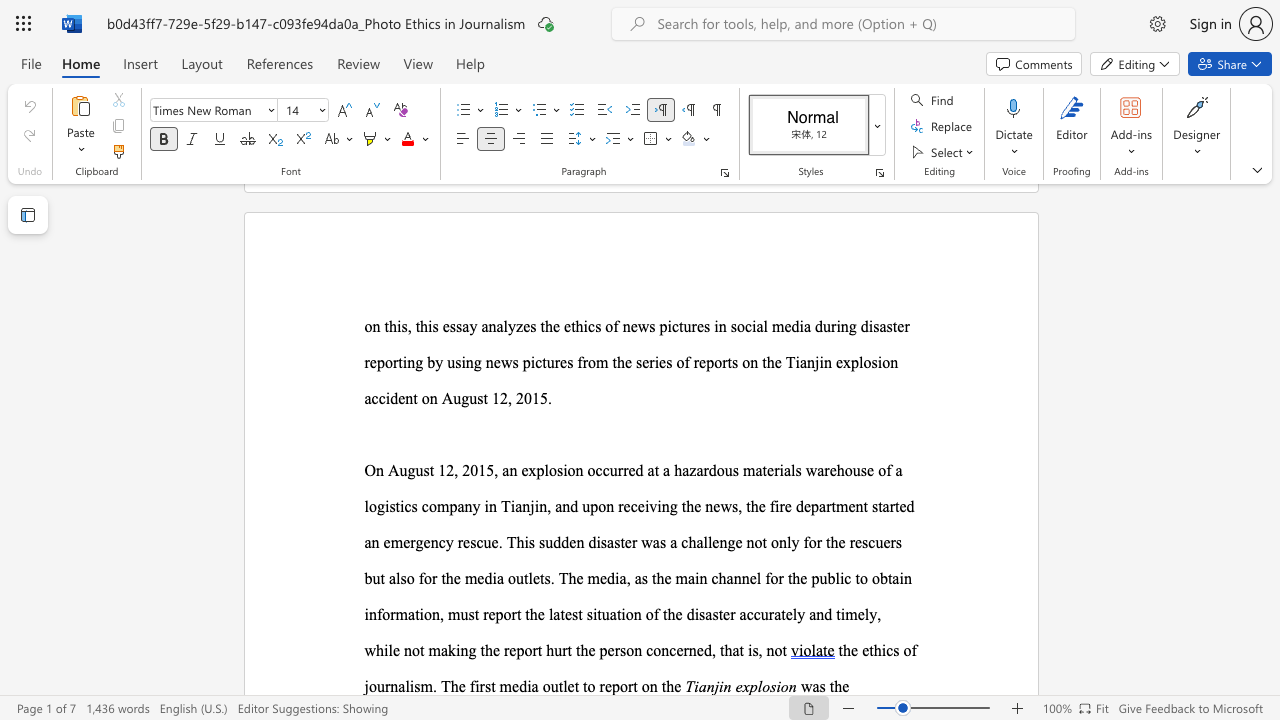 Image resolution: width=1280 pixels, height=720 pixels. What do you see at coordinates (390, 685) in the screenshot?
I see `the subset text "nalism." within the text "the ethics of journalism. The first media outlet to report on the"` at bounding box center [390, 685].